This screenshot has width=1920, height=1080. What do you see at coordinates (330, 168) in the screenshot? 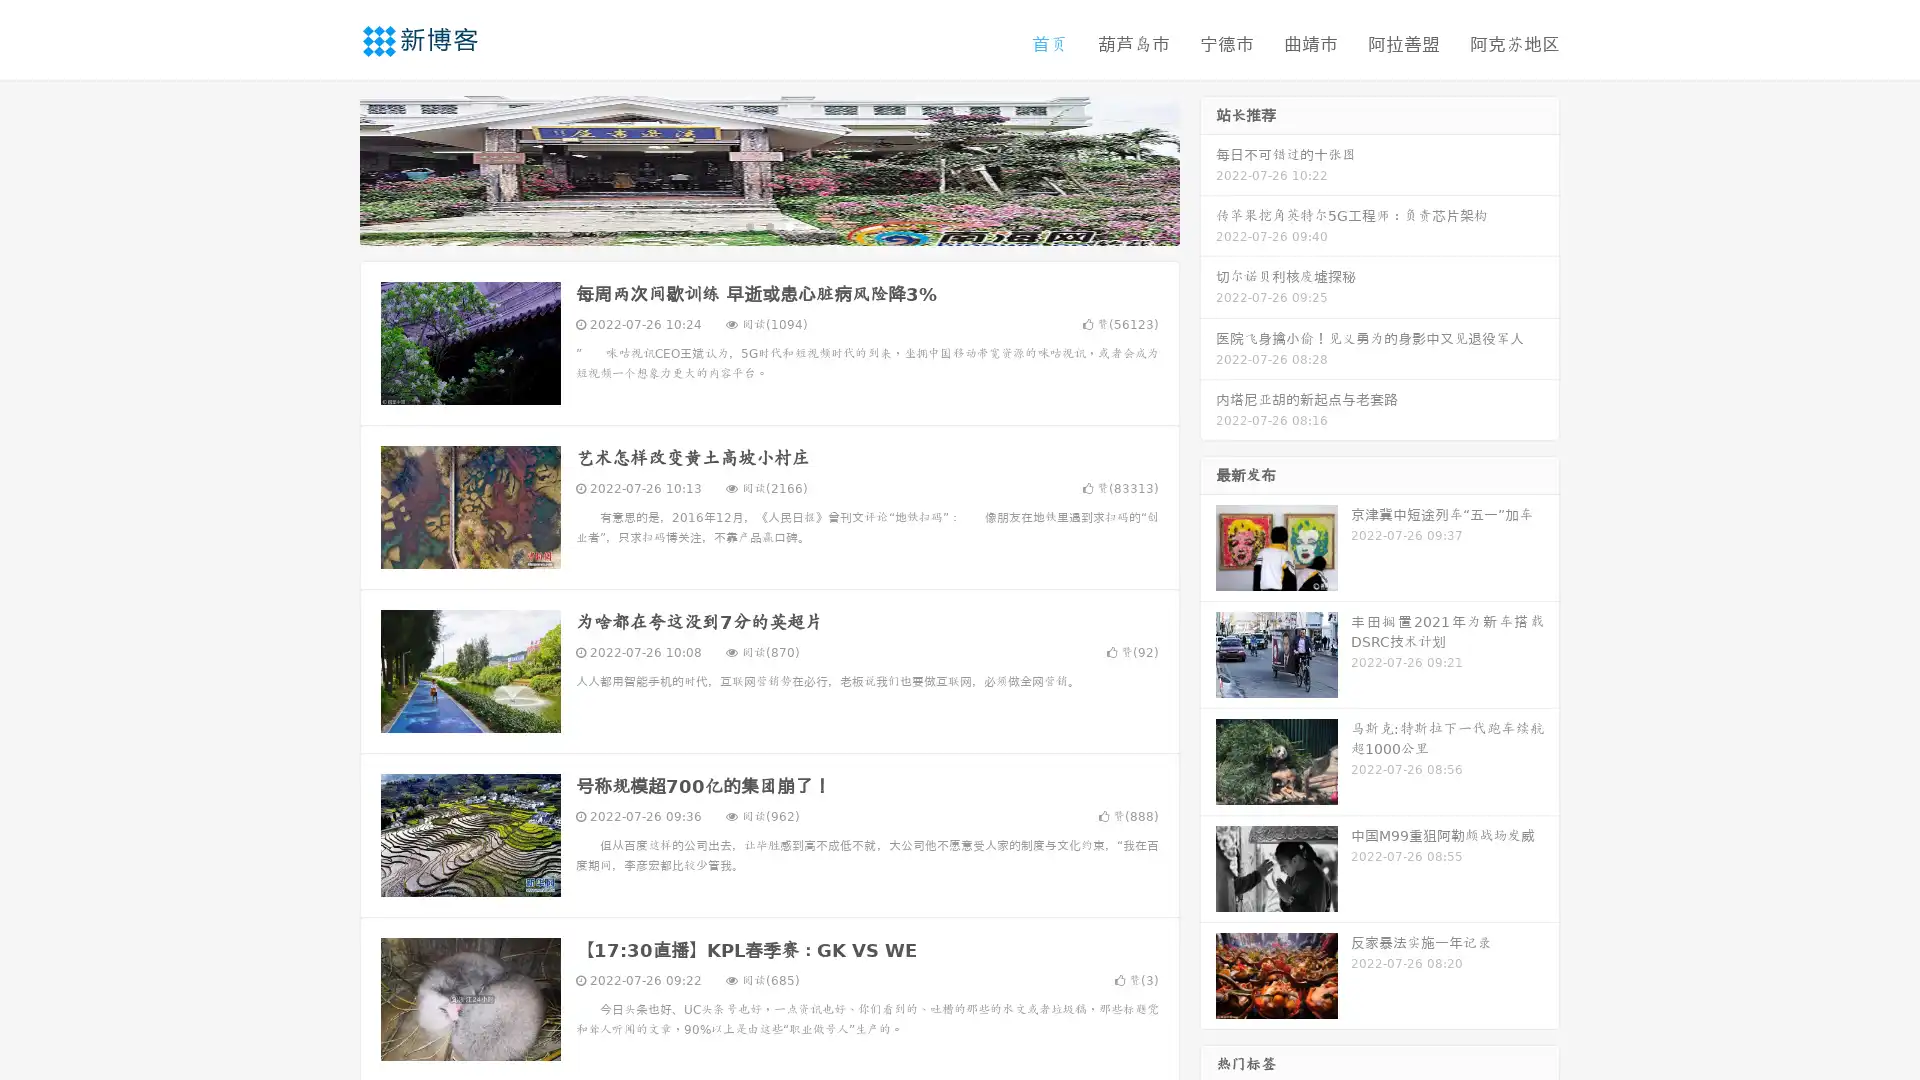
I see `Previous slide` at bounding box center [330, 168].